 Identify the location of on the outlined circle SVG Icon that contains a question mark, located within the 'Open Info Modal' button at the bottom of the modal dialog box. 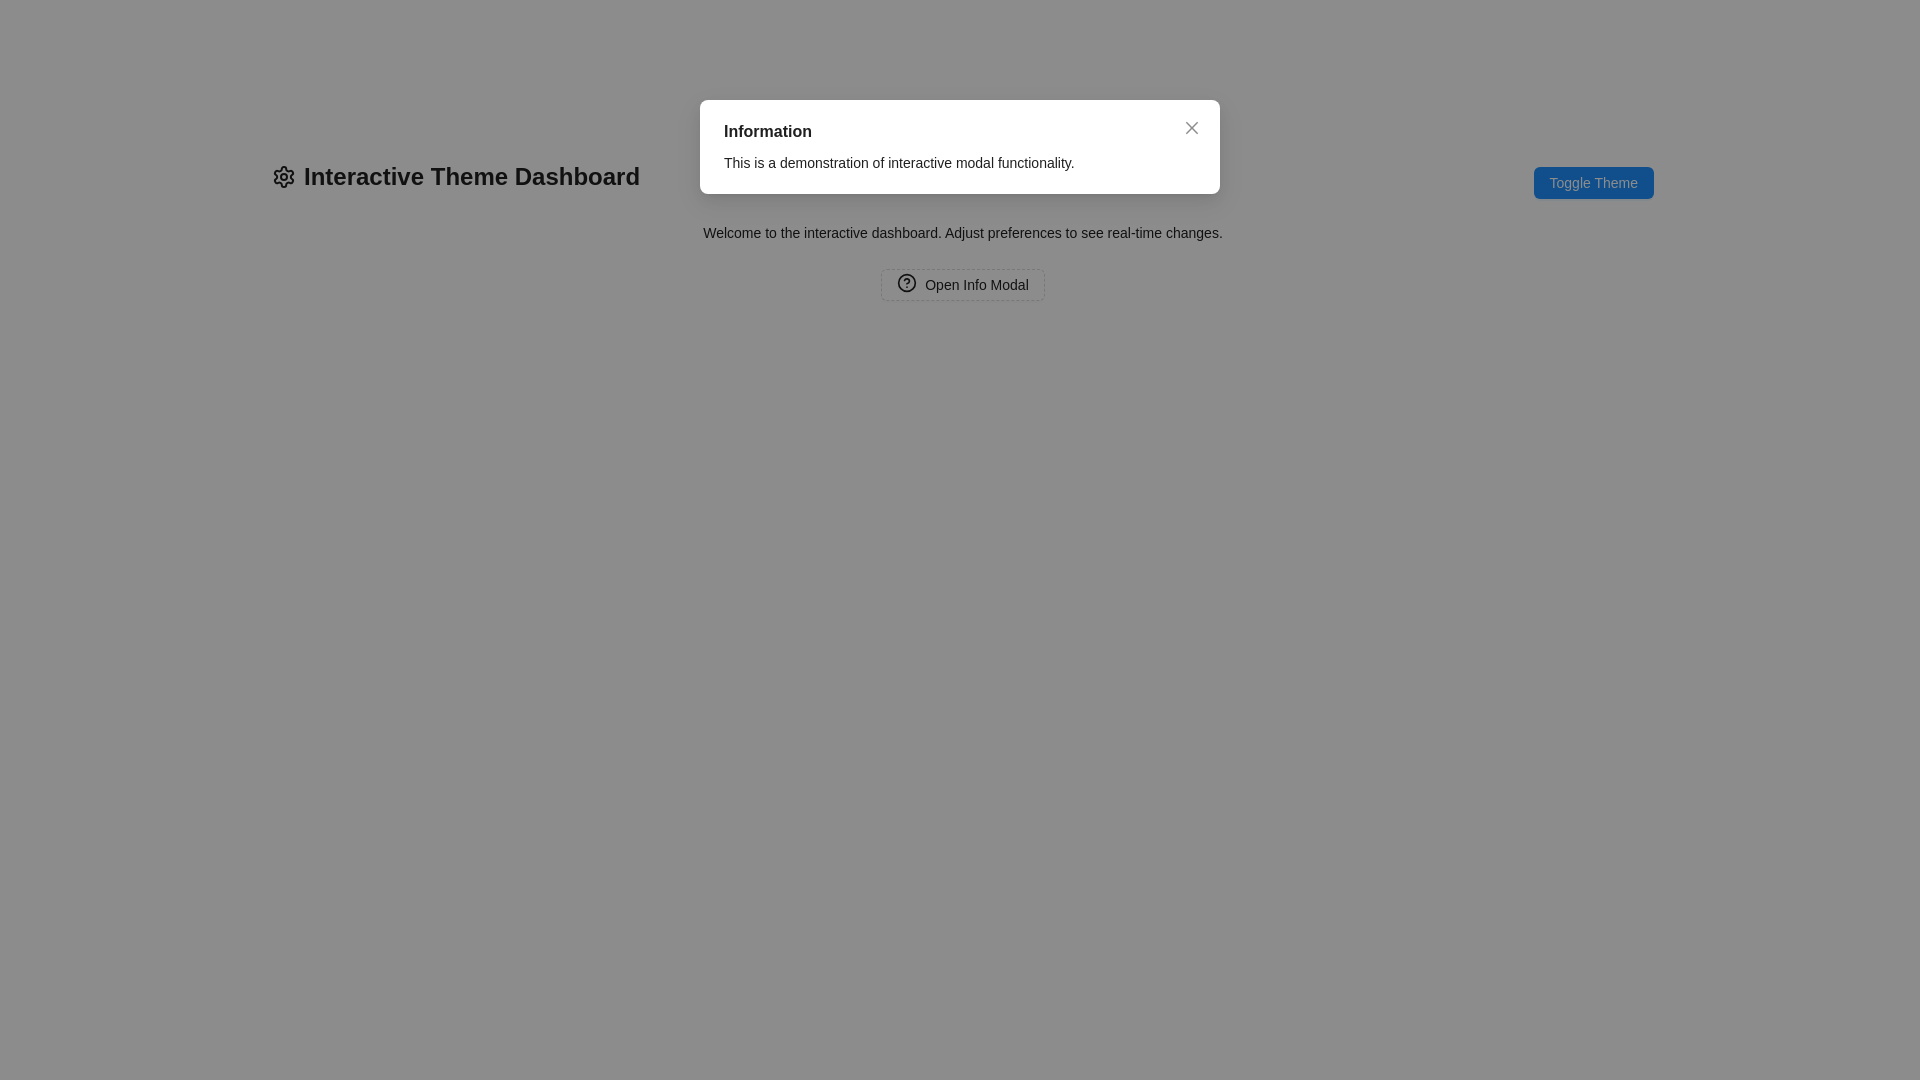
(906, 282).